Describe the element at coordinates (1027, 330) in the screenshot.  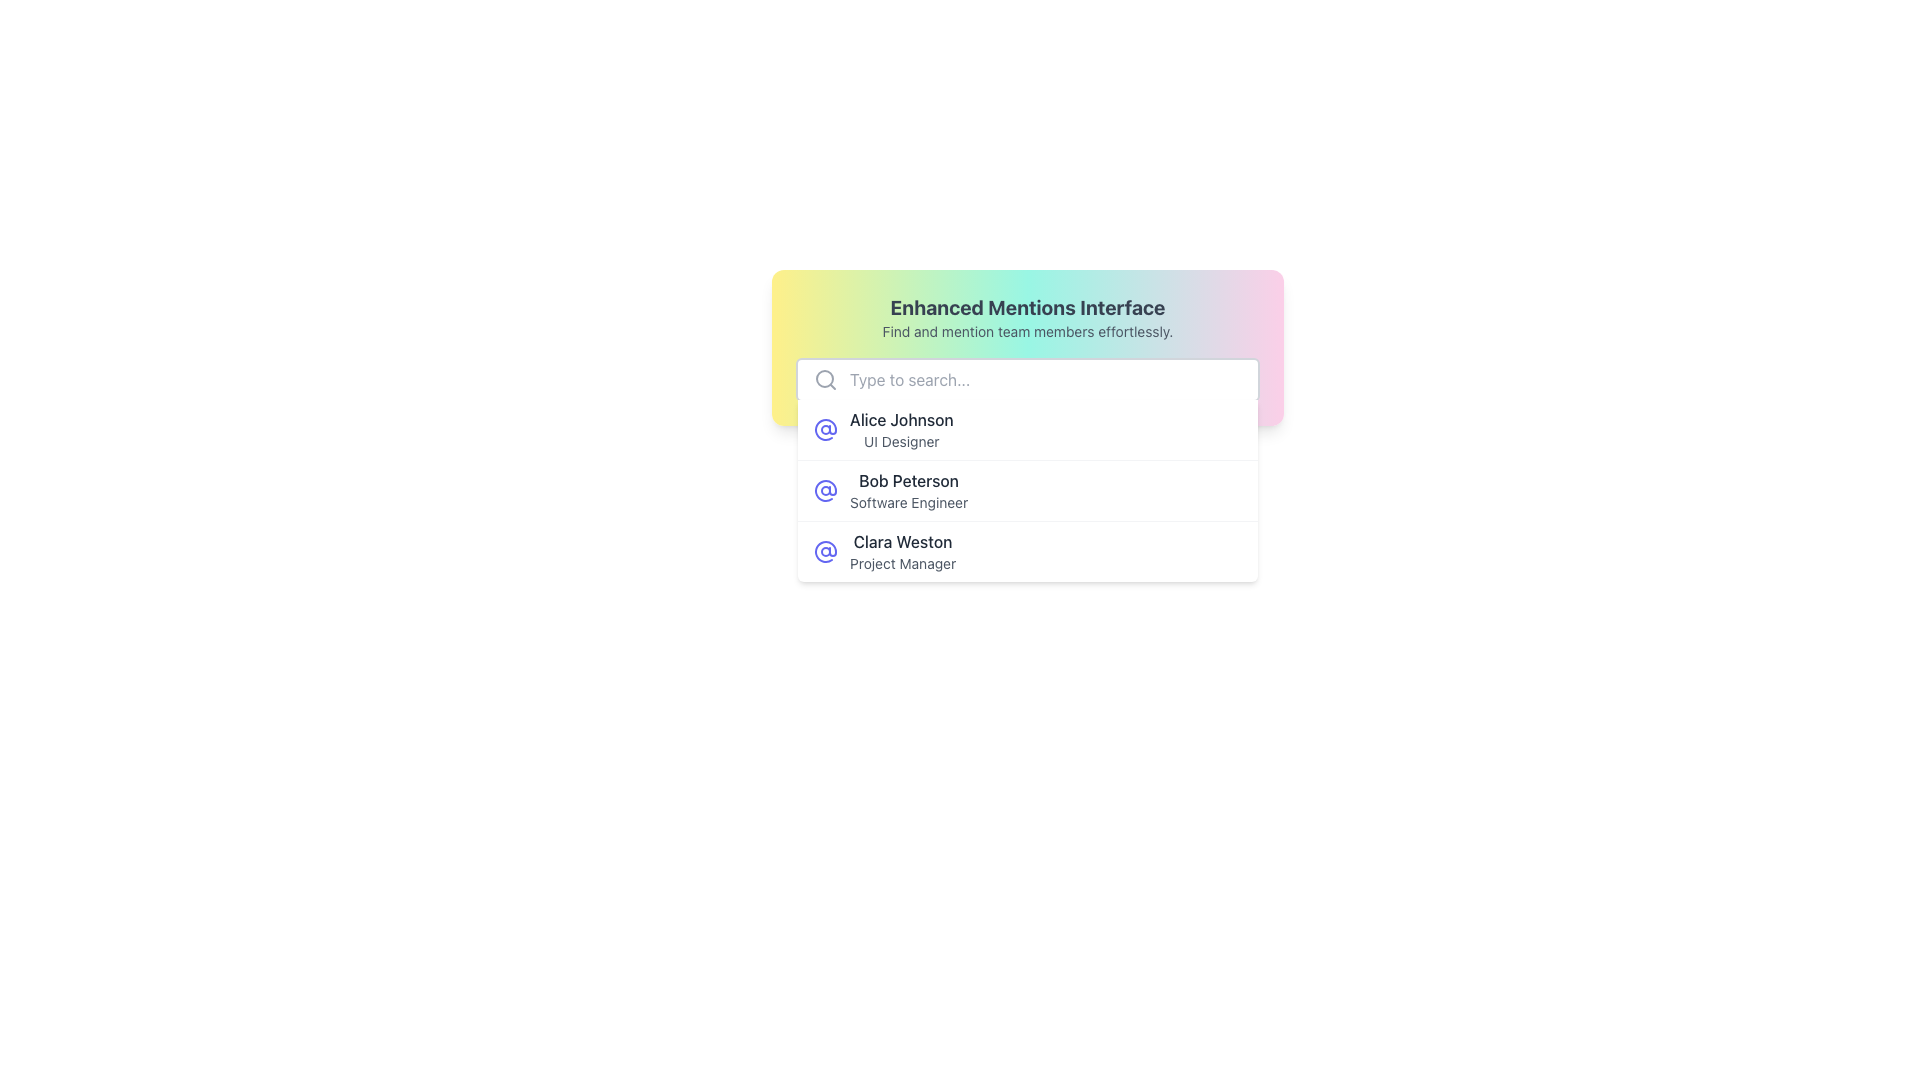
I see `the informative subtitle text that elaborates on the functionality of the 'Enhanced Mentions Interface', which is located directly below the heading in the colored header section` at that location.